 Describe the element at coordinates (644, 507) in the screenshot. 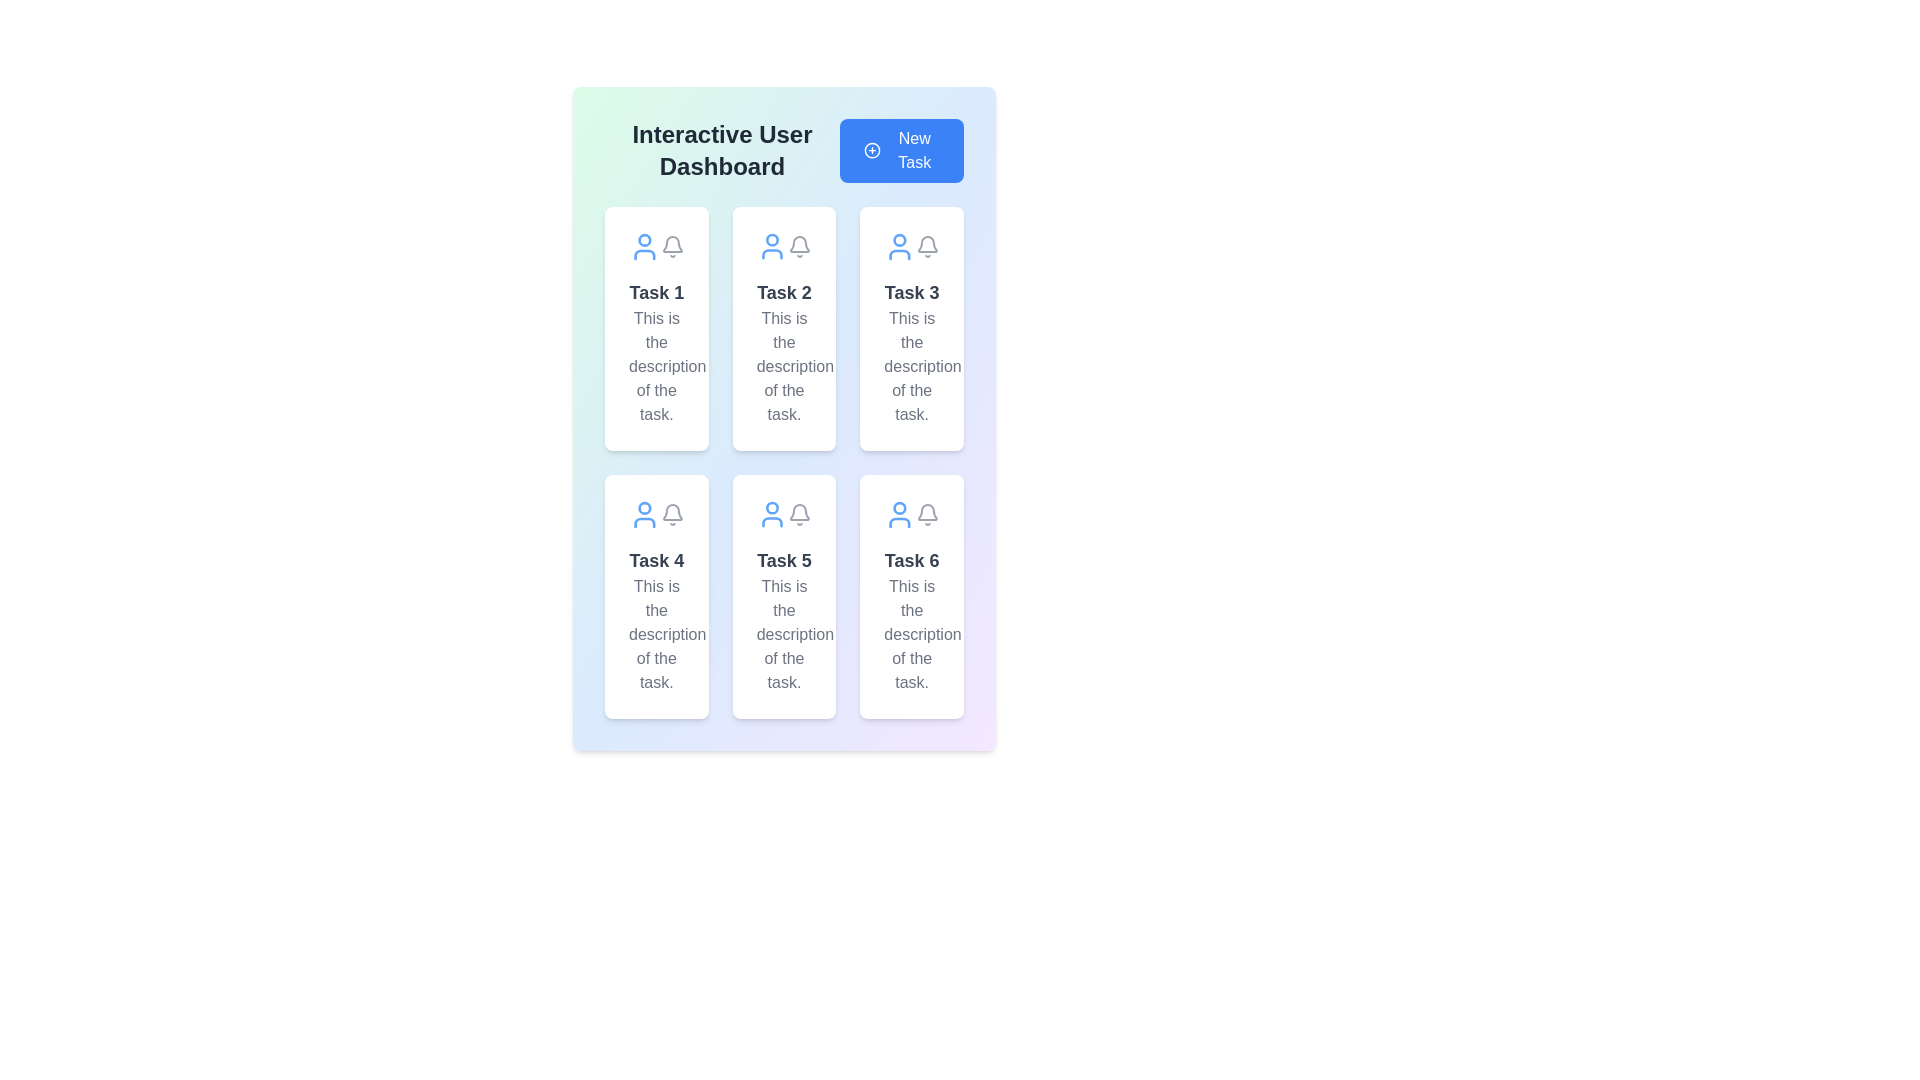

I see `the circular SVG element representing user-related features, located at the center of the user icon within the card for Task 4` at that location.